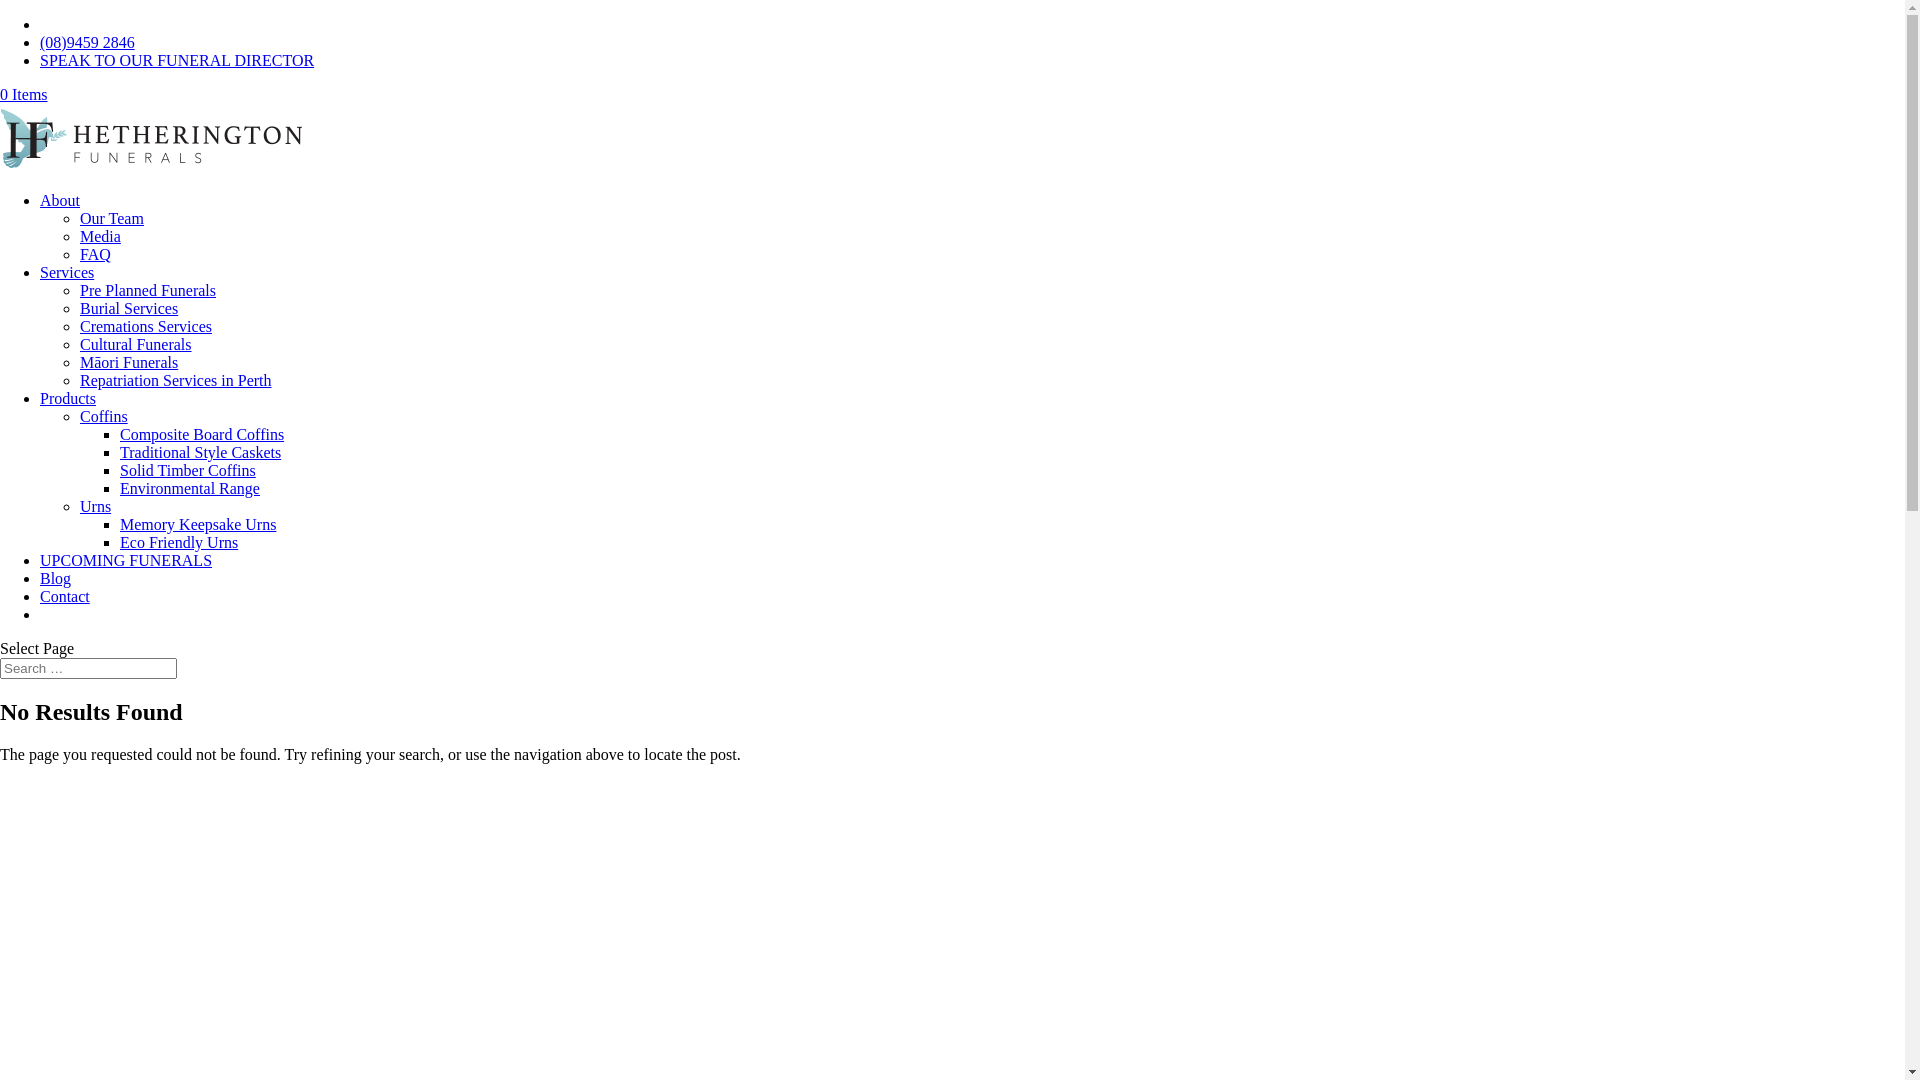 The image size is (1920, 1080). Describe the element at coordinates (65, 595) in the screenshot. I see `'Contact'` at that location.